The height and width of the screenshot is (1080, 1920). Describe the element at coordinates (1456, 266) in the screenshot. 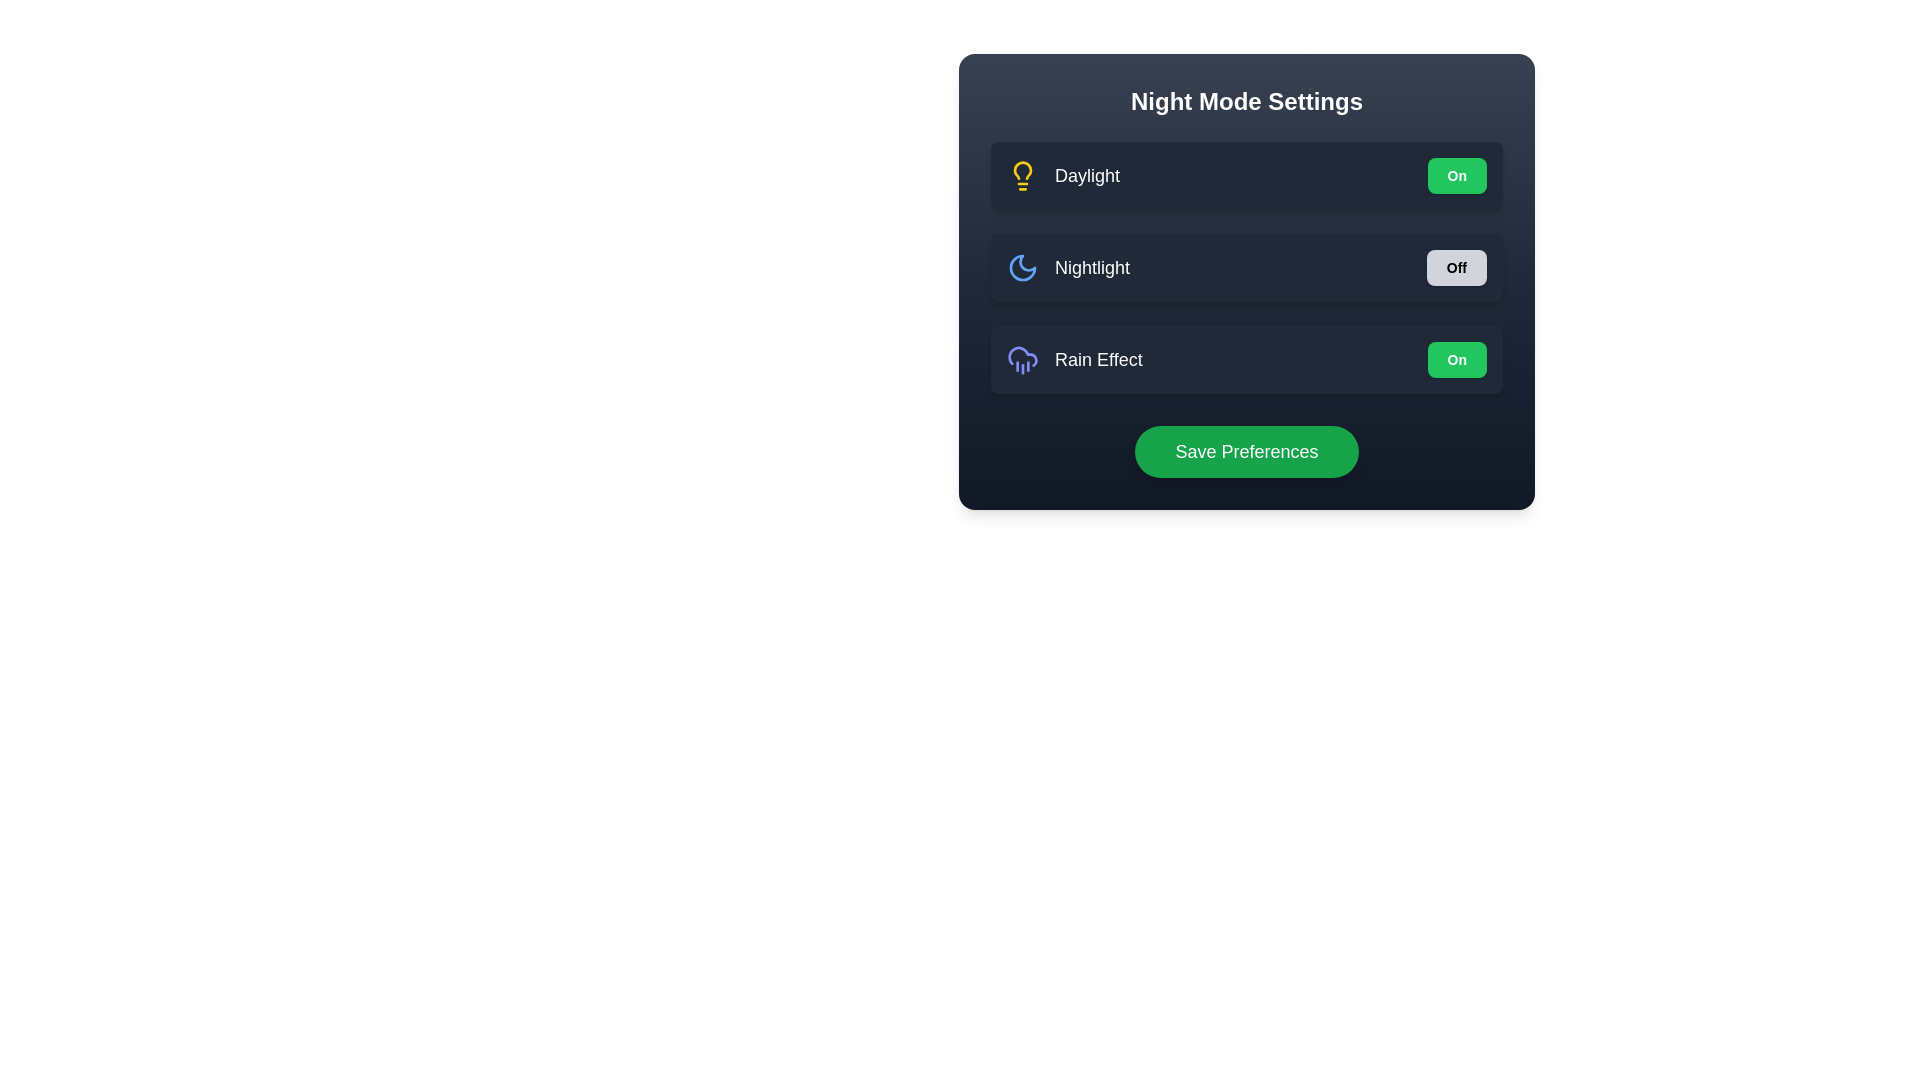

I see `the 'Nightlight' toggle button to switch its state` at that location.